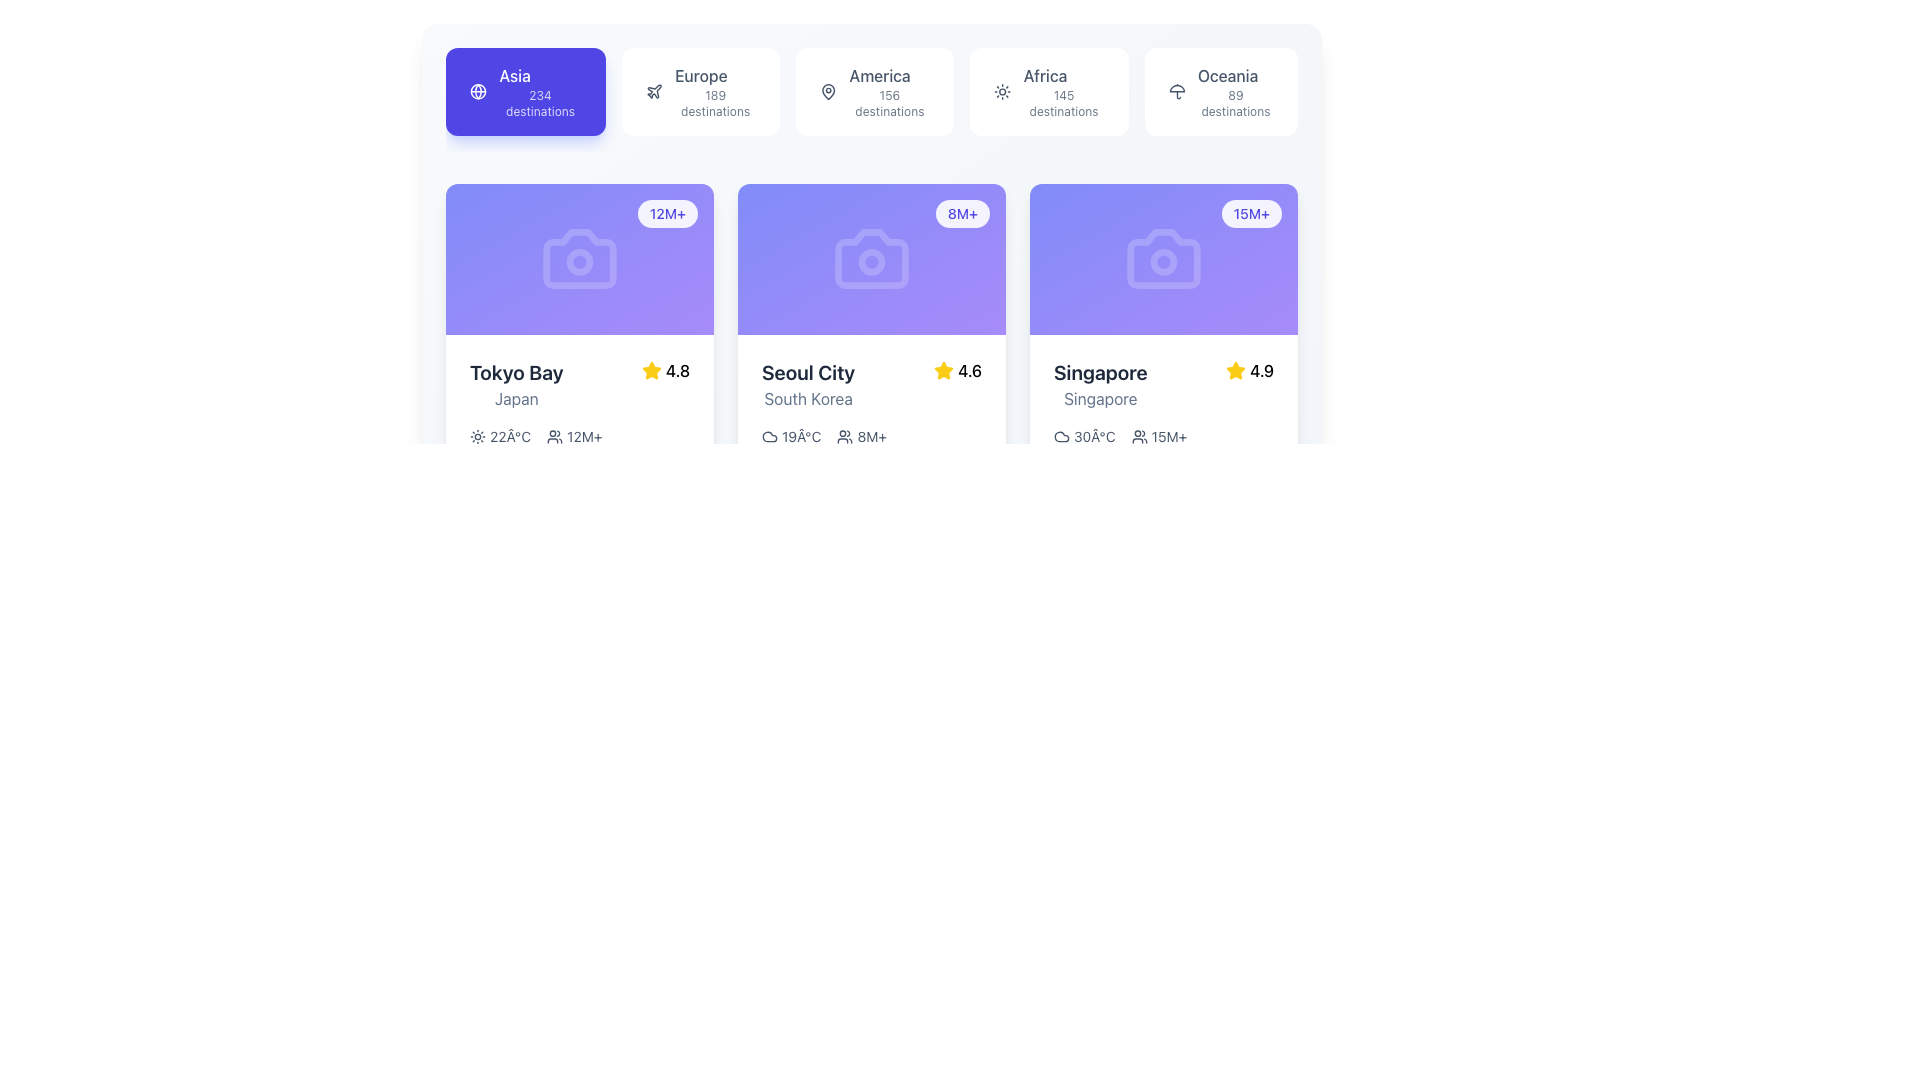  Describe the element at coordinates (1234, 92) in the screenshot. I see `the label element displaying 'Oceania' with the text '89 destinations' in a card containing an umbrella icon` at that location.